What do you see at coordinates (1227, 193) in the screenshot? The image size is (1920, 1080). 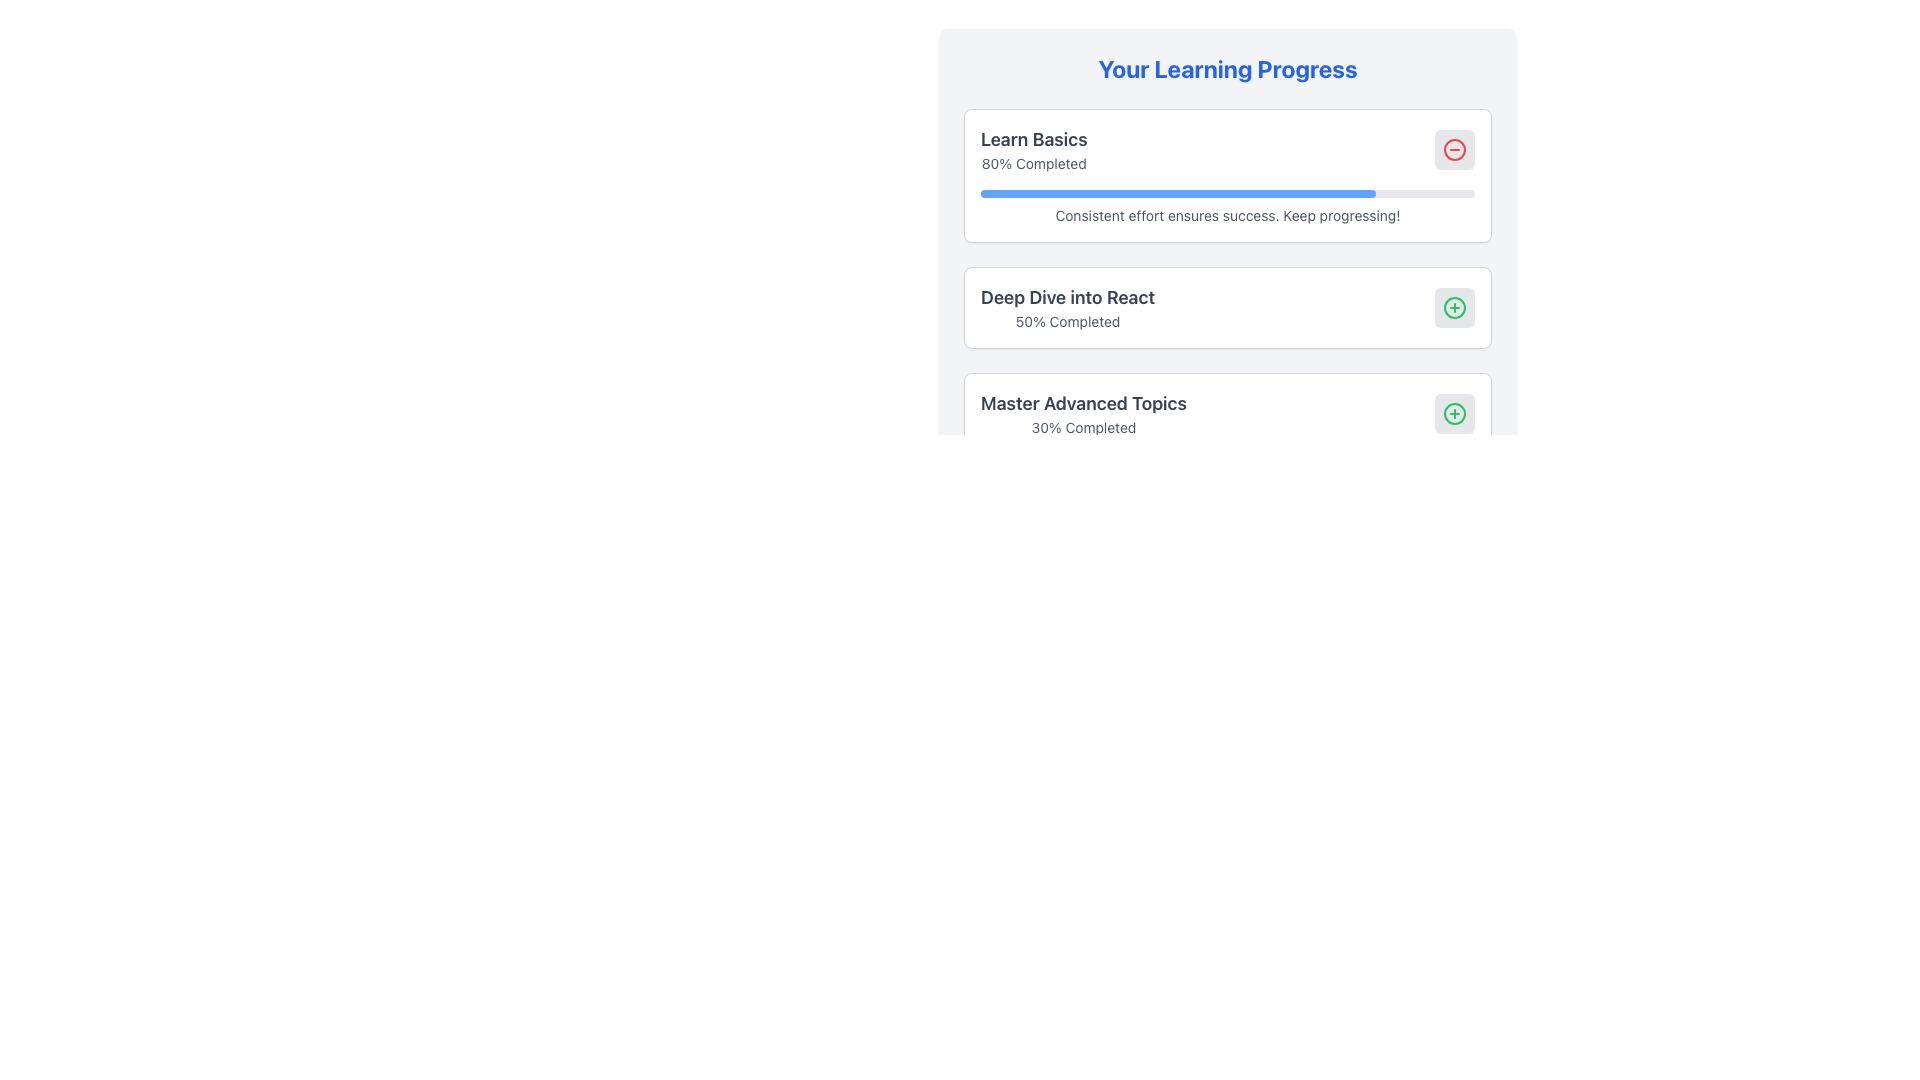 I see `the progress of the 'Learn Basics' task by interacting with the progress bar located at the center of the first white card` at bounding box center [1227, 193].